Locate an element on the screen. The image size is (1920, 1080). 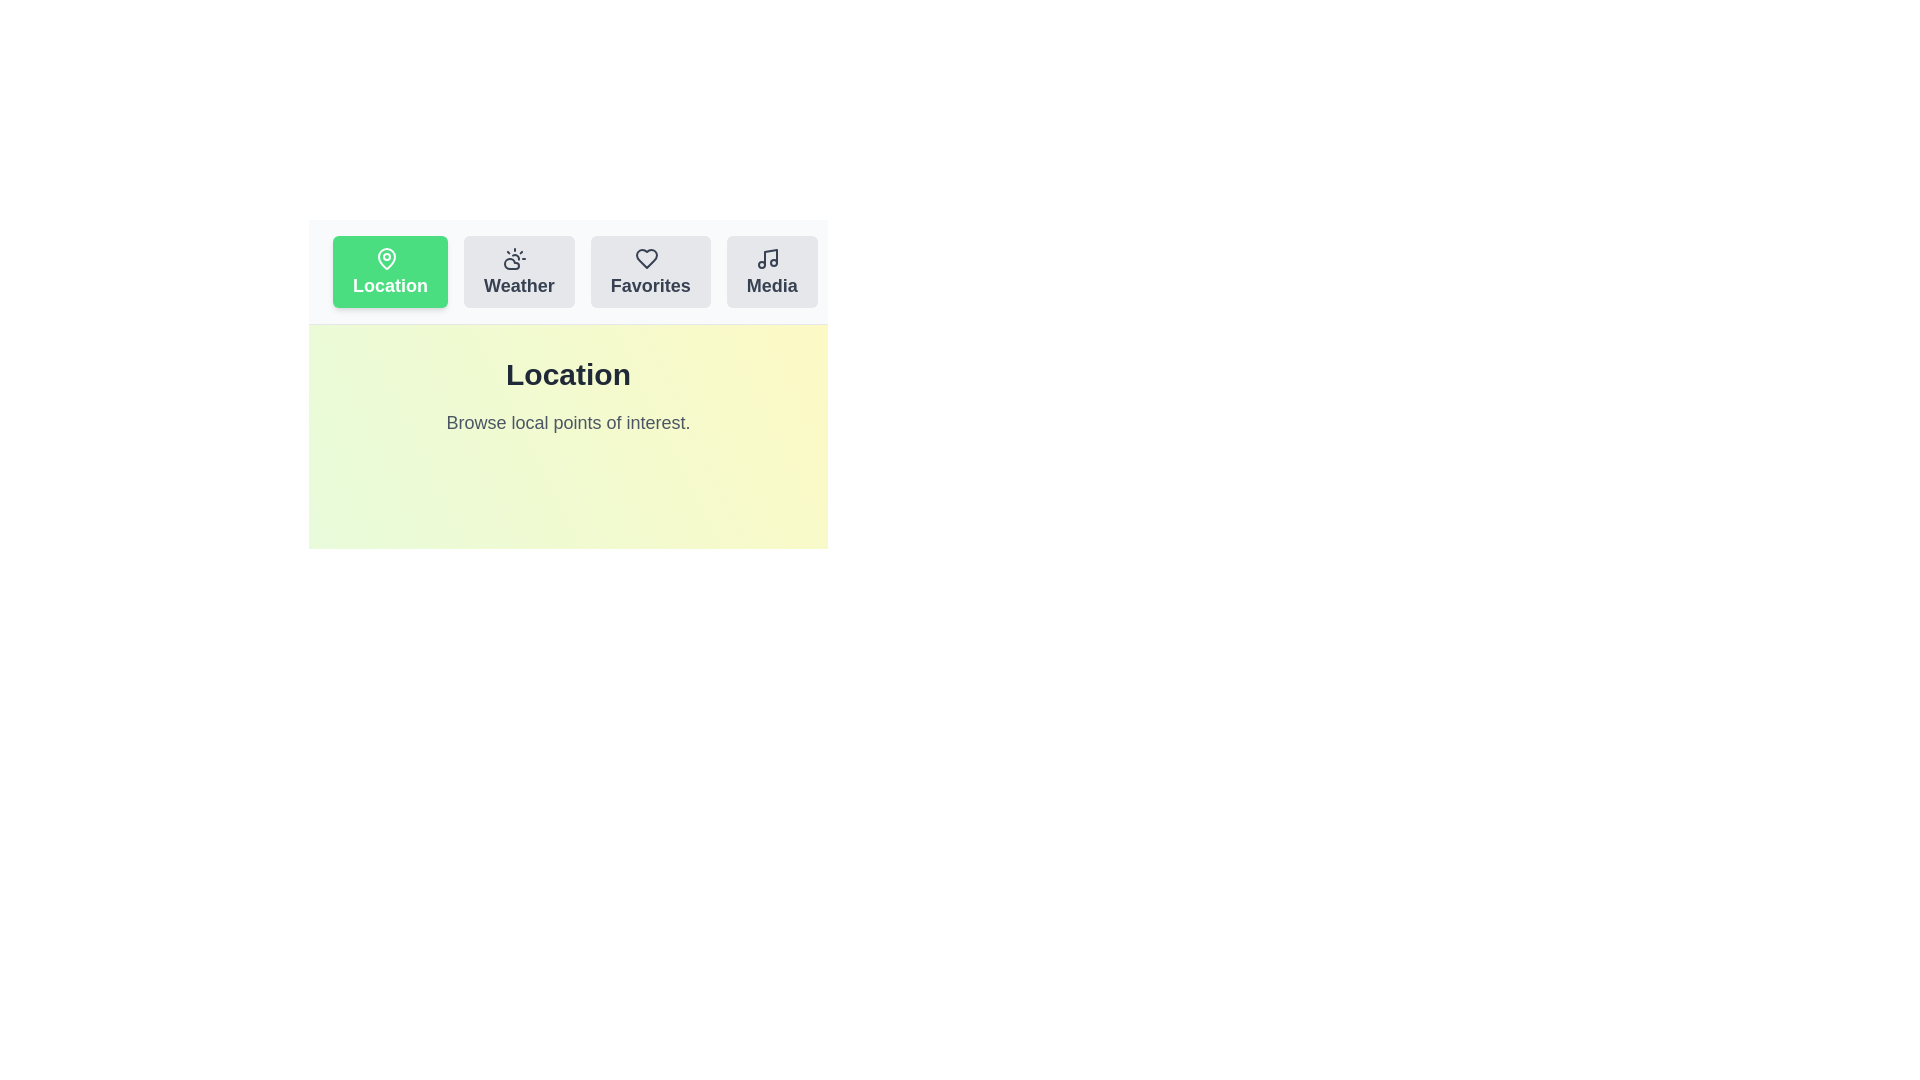
the tab labeled Location is located at coordinates (390, 272).